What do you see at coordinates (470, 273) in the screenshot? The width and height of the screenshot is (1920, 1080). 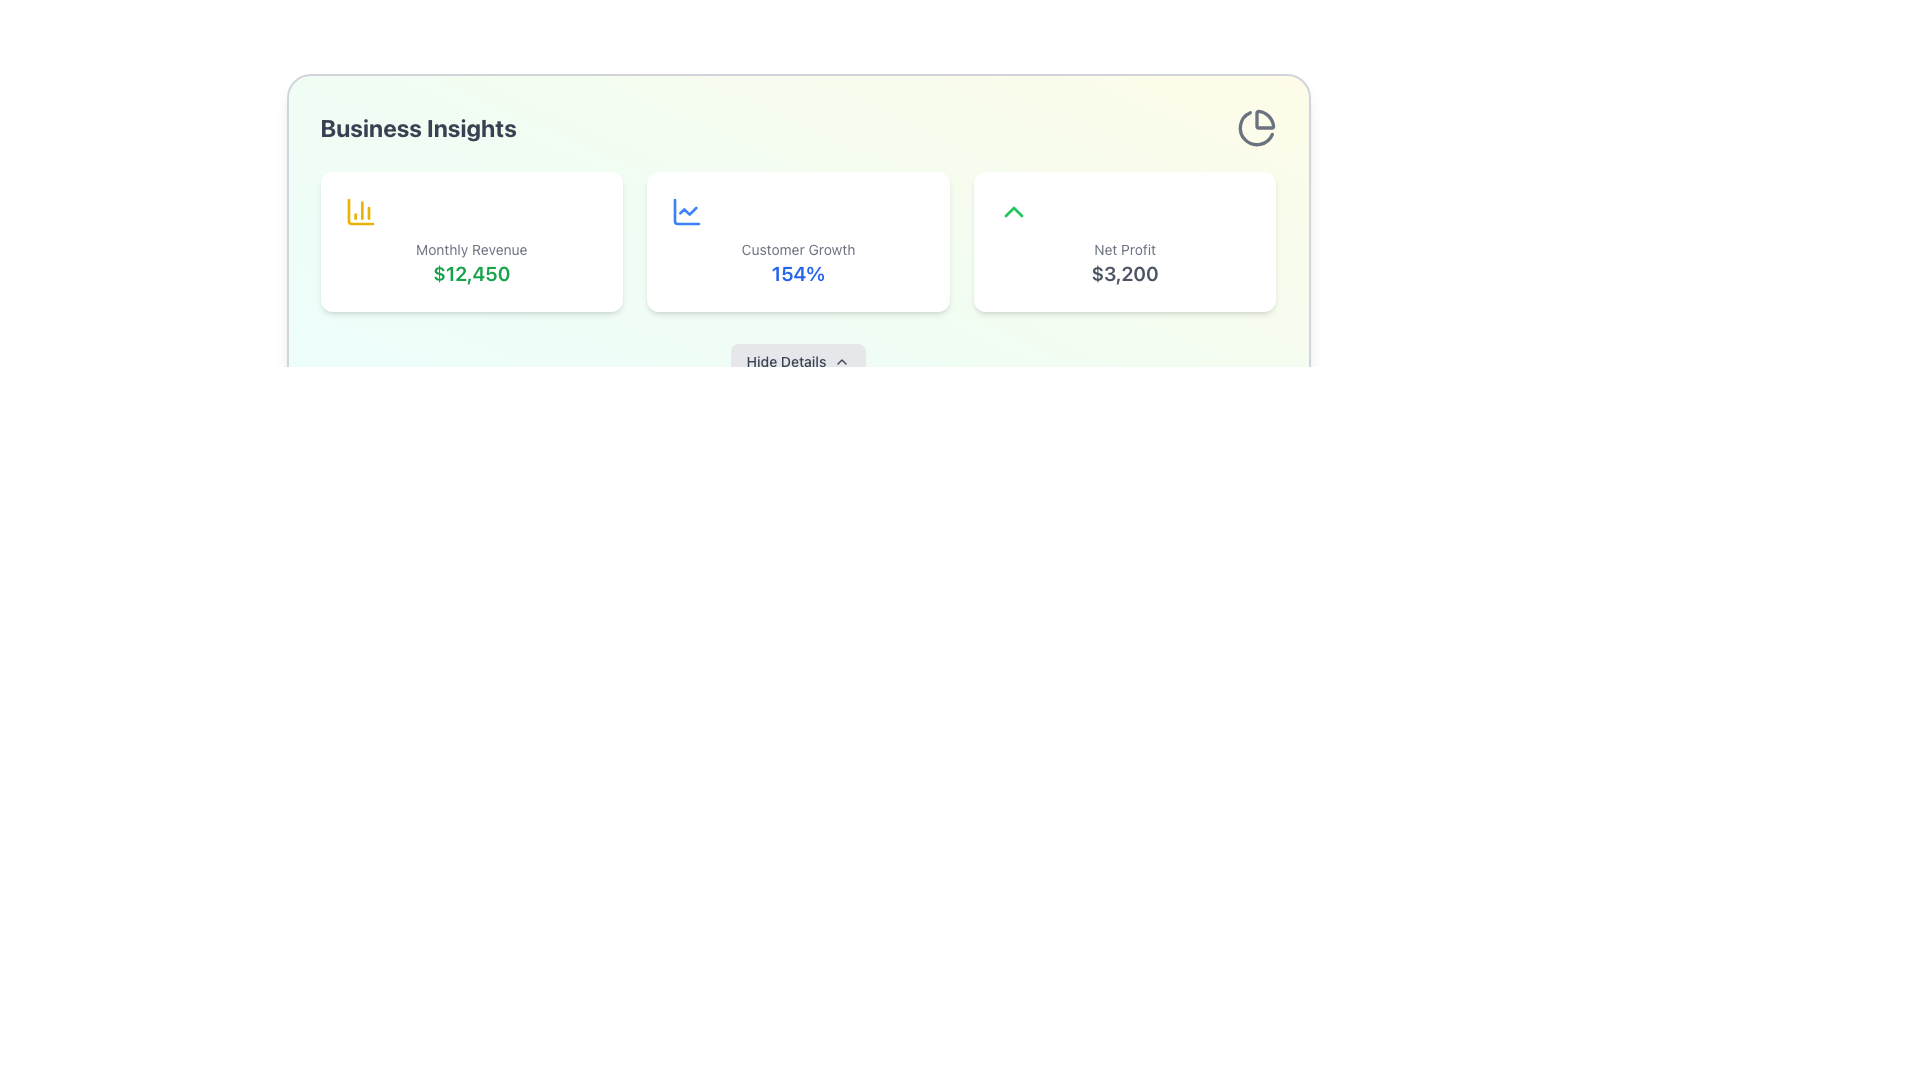 I see `the text displaying the total monthly revenue within the 'Monthly Revenue' card, which includes a bar chart icon and is located on the left side of the grid layout` at bounding box center [470, 273].